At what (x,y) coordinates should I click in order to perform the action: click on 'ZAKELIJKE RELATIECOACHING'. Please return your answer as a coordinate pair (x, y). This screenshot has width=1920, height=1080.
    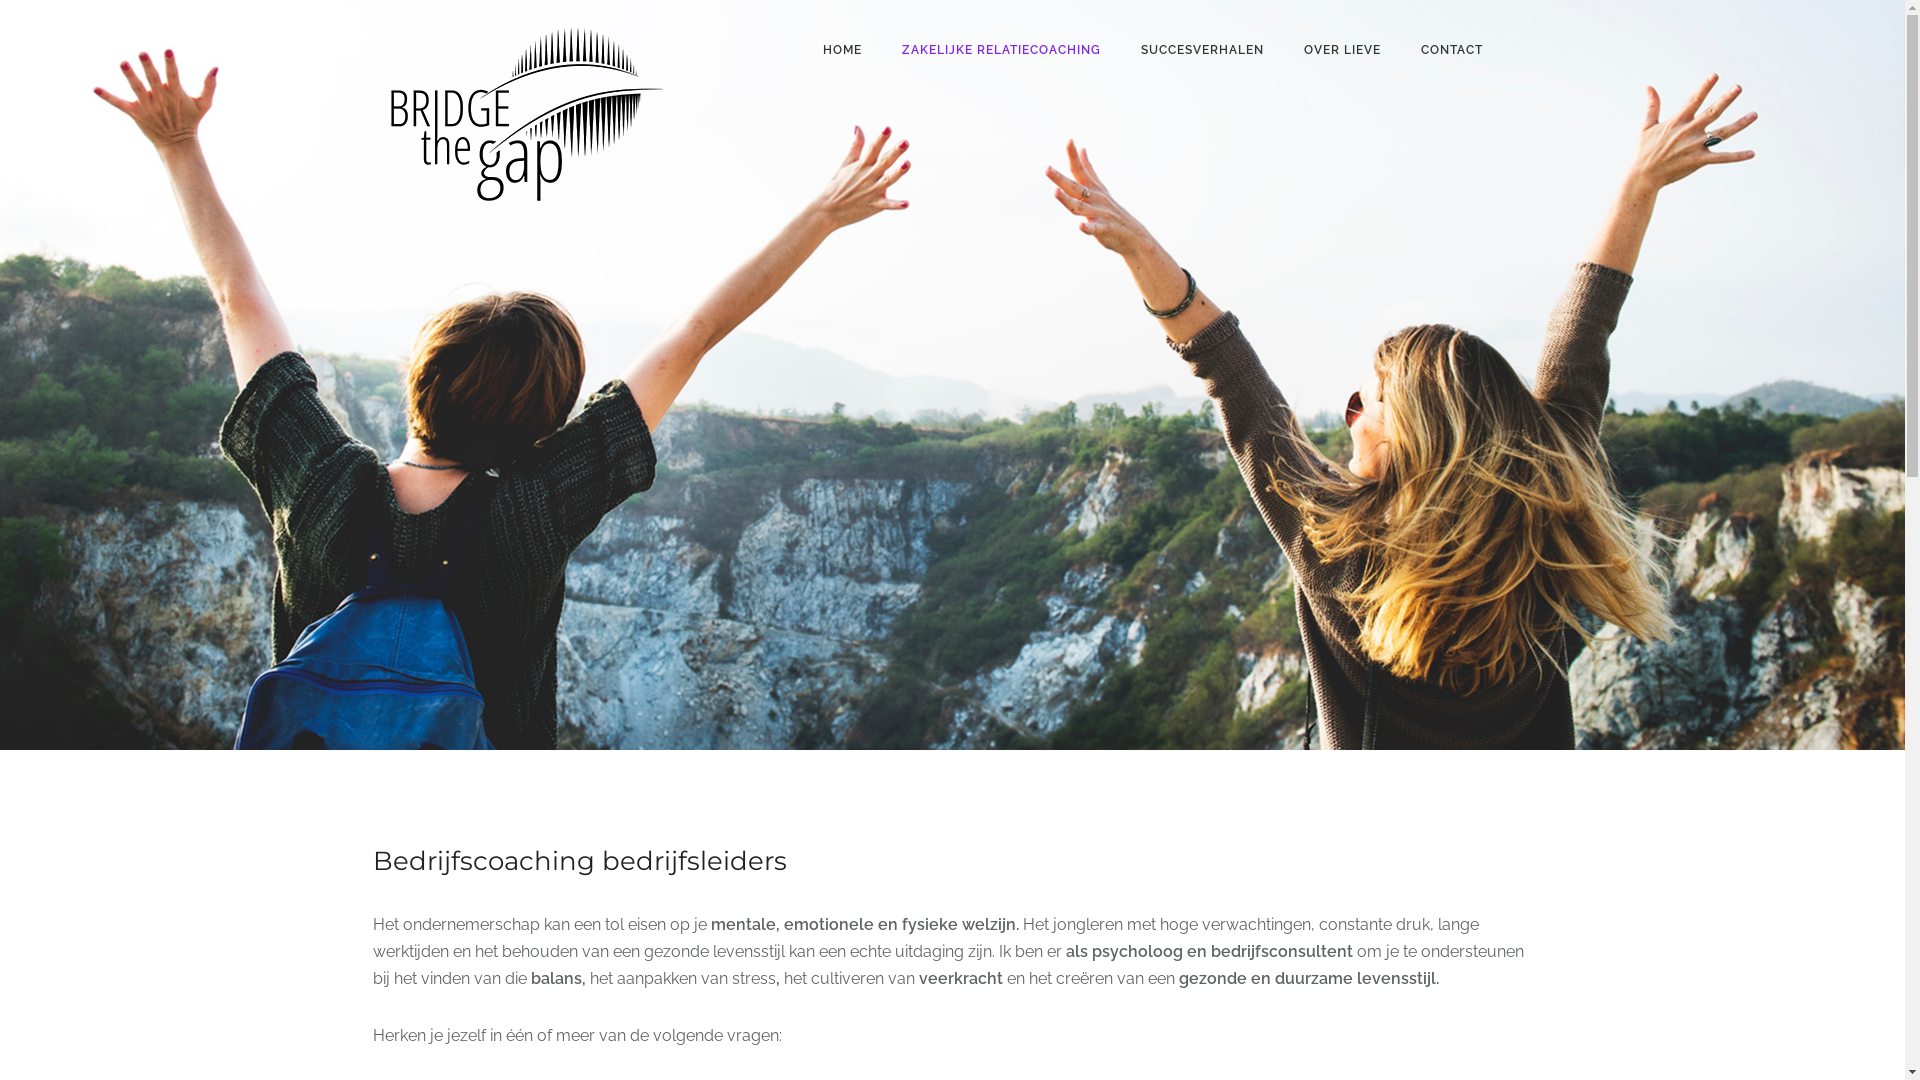
    Looking at the image, I should click on (1001, 49).